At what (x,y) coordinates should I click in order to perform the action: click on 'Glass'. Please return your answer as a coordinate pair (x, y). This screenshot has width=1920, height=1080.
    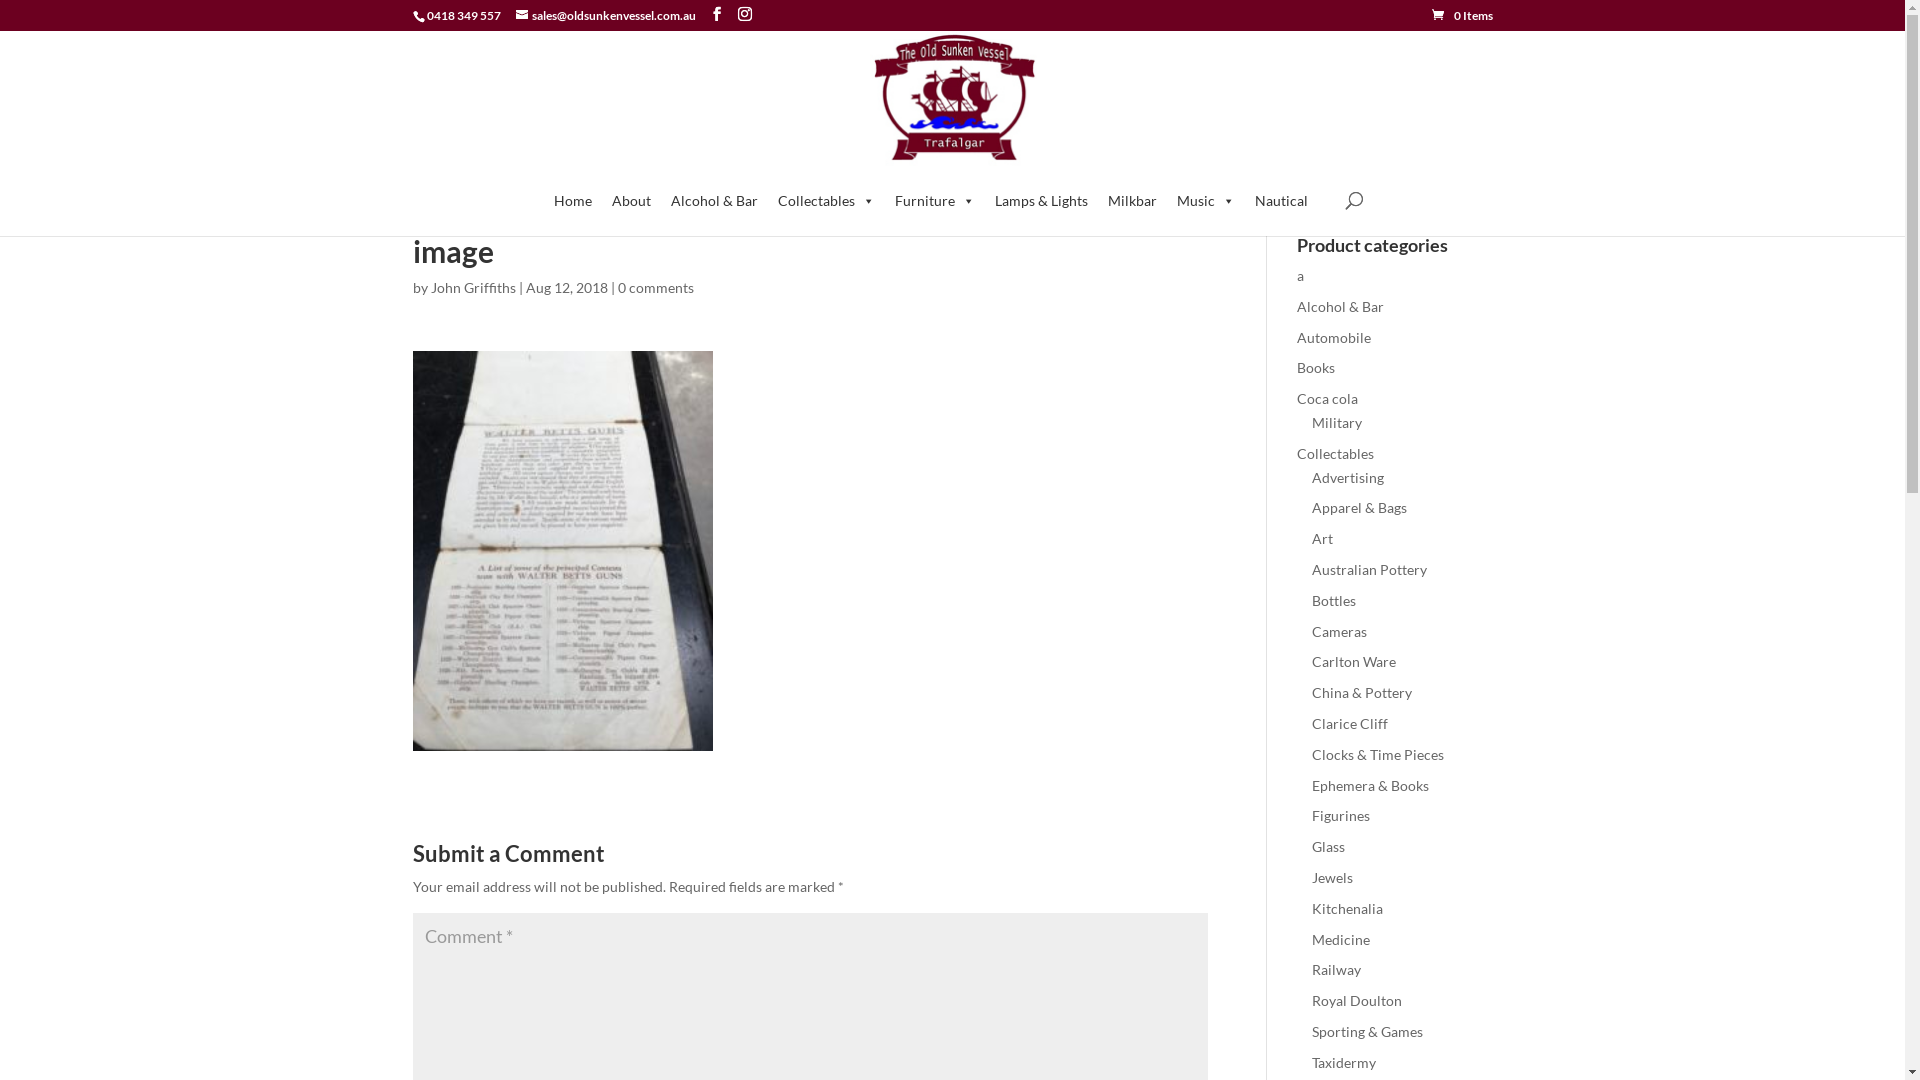
    Looking at the image, I should click on (1328, 846).